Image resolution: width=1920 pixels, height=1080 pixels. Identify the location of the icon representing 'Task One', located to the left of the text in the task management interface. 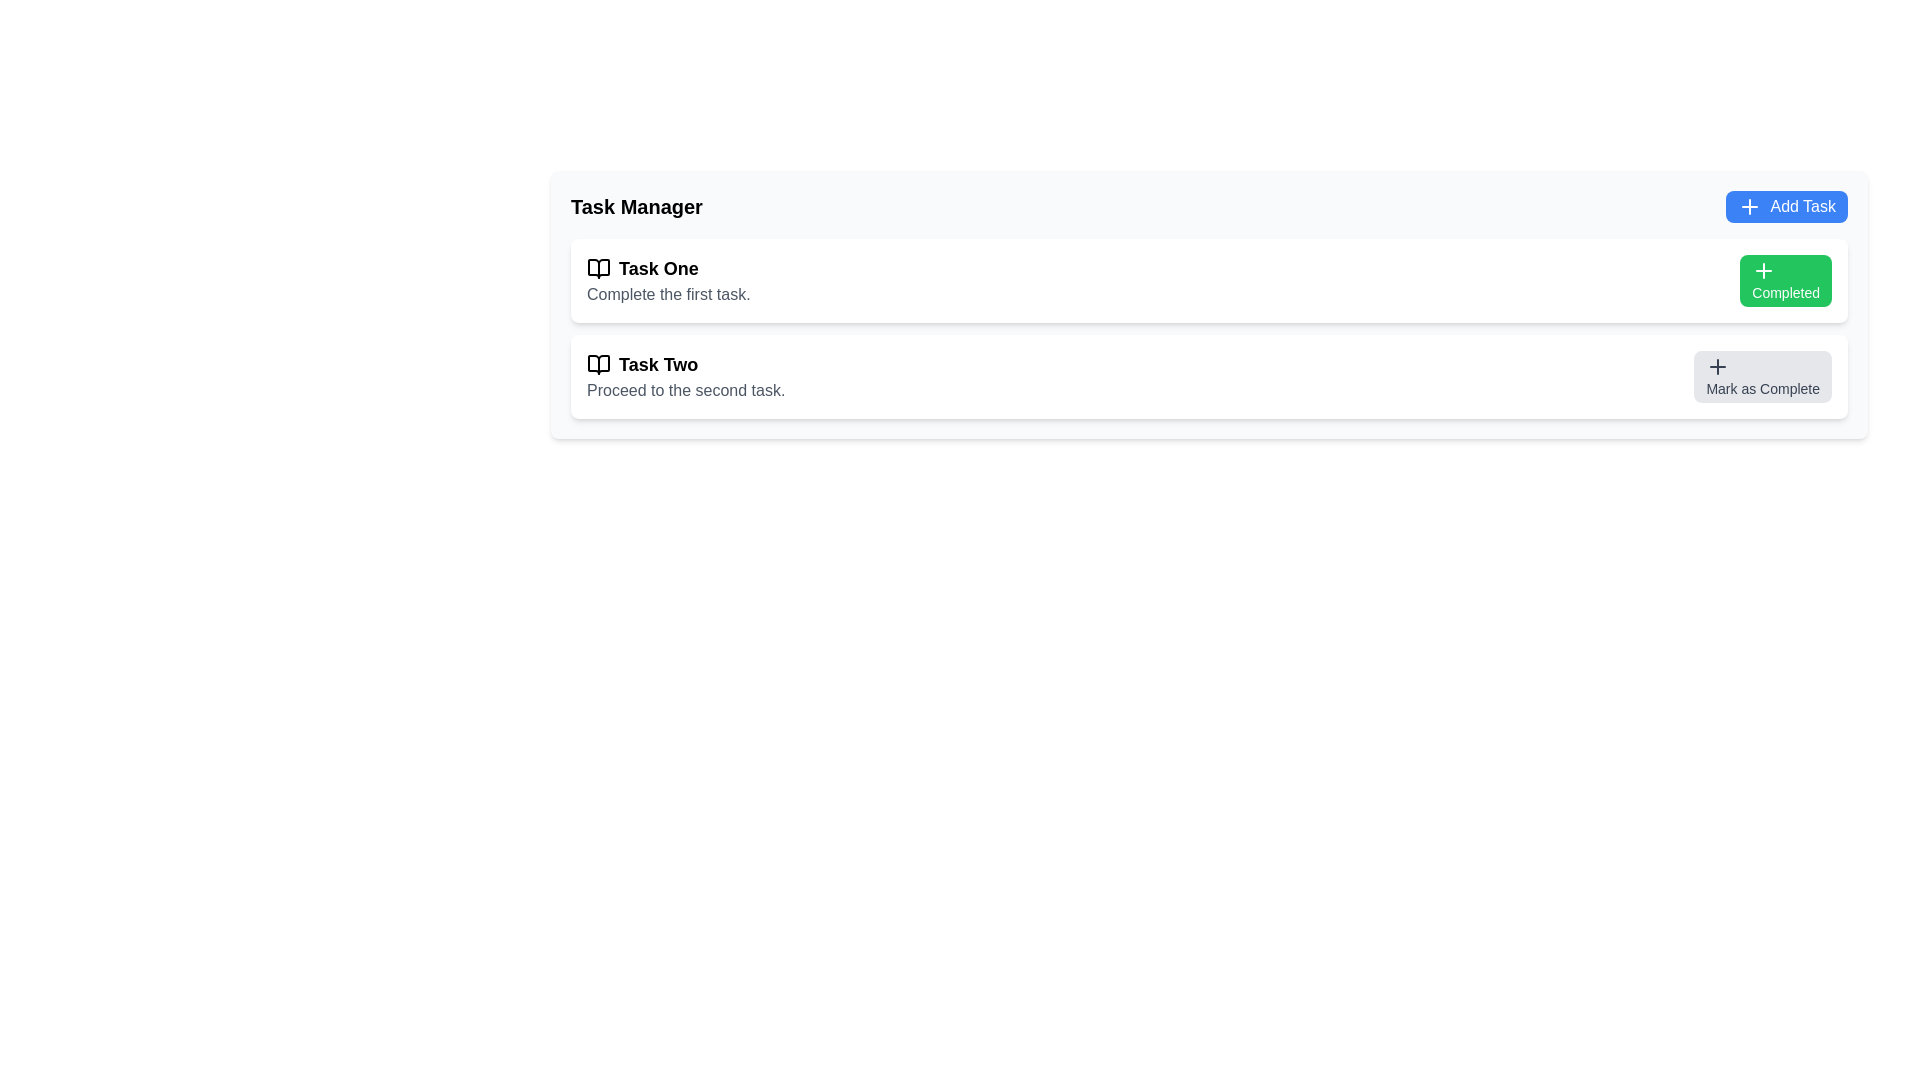
(598, 268).